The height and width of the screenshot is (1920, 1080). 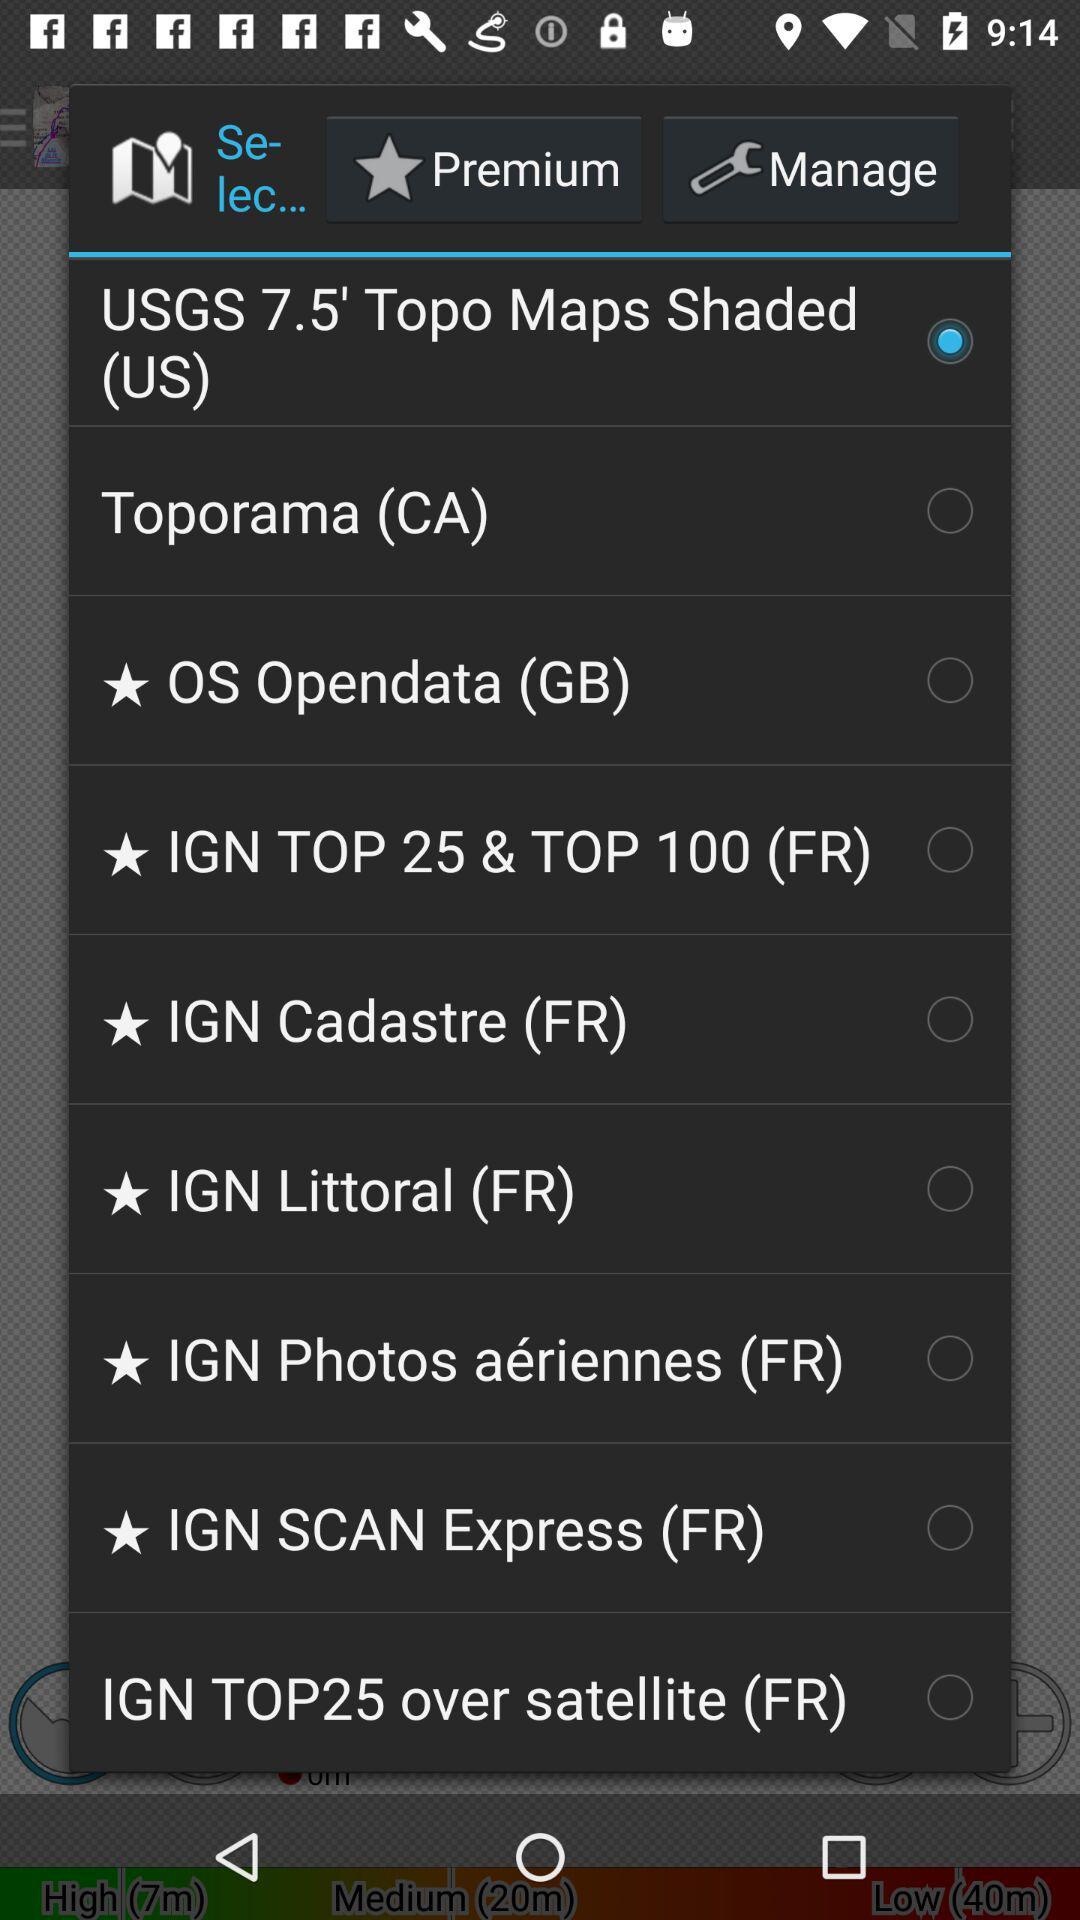 I want to click on premium icon, so click(x=484, y=168).